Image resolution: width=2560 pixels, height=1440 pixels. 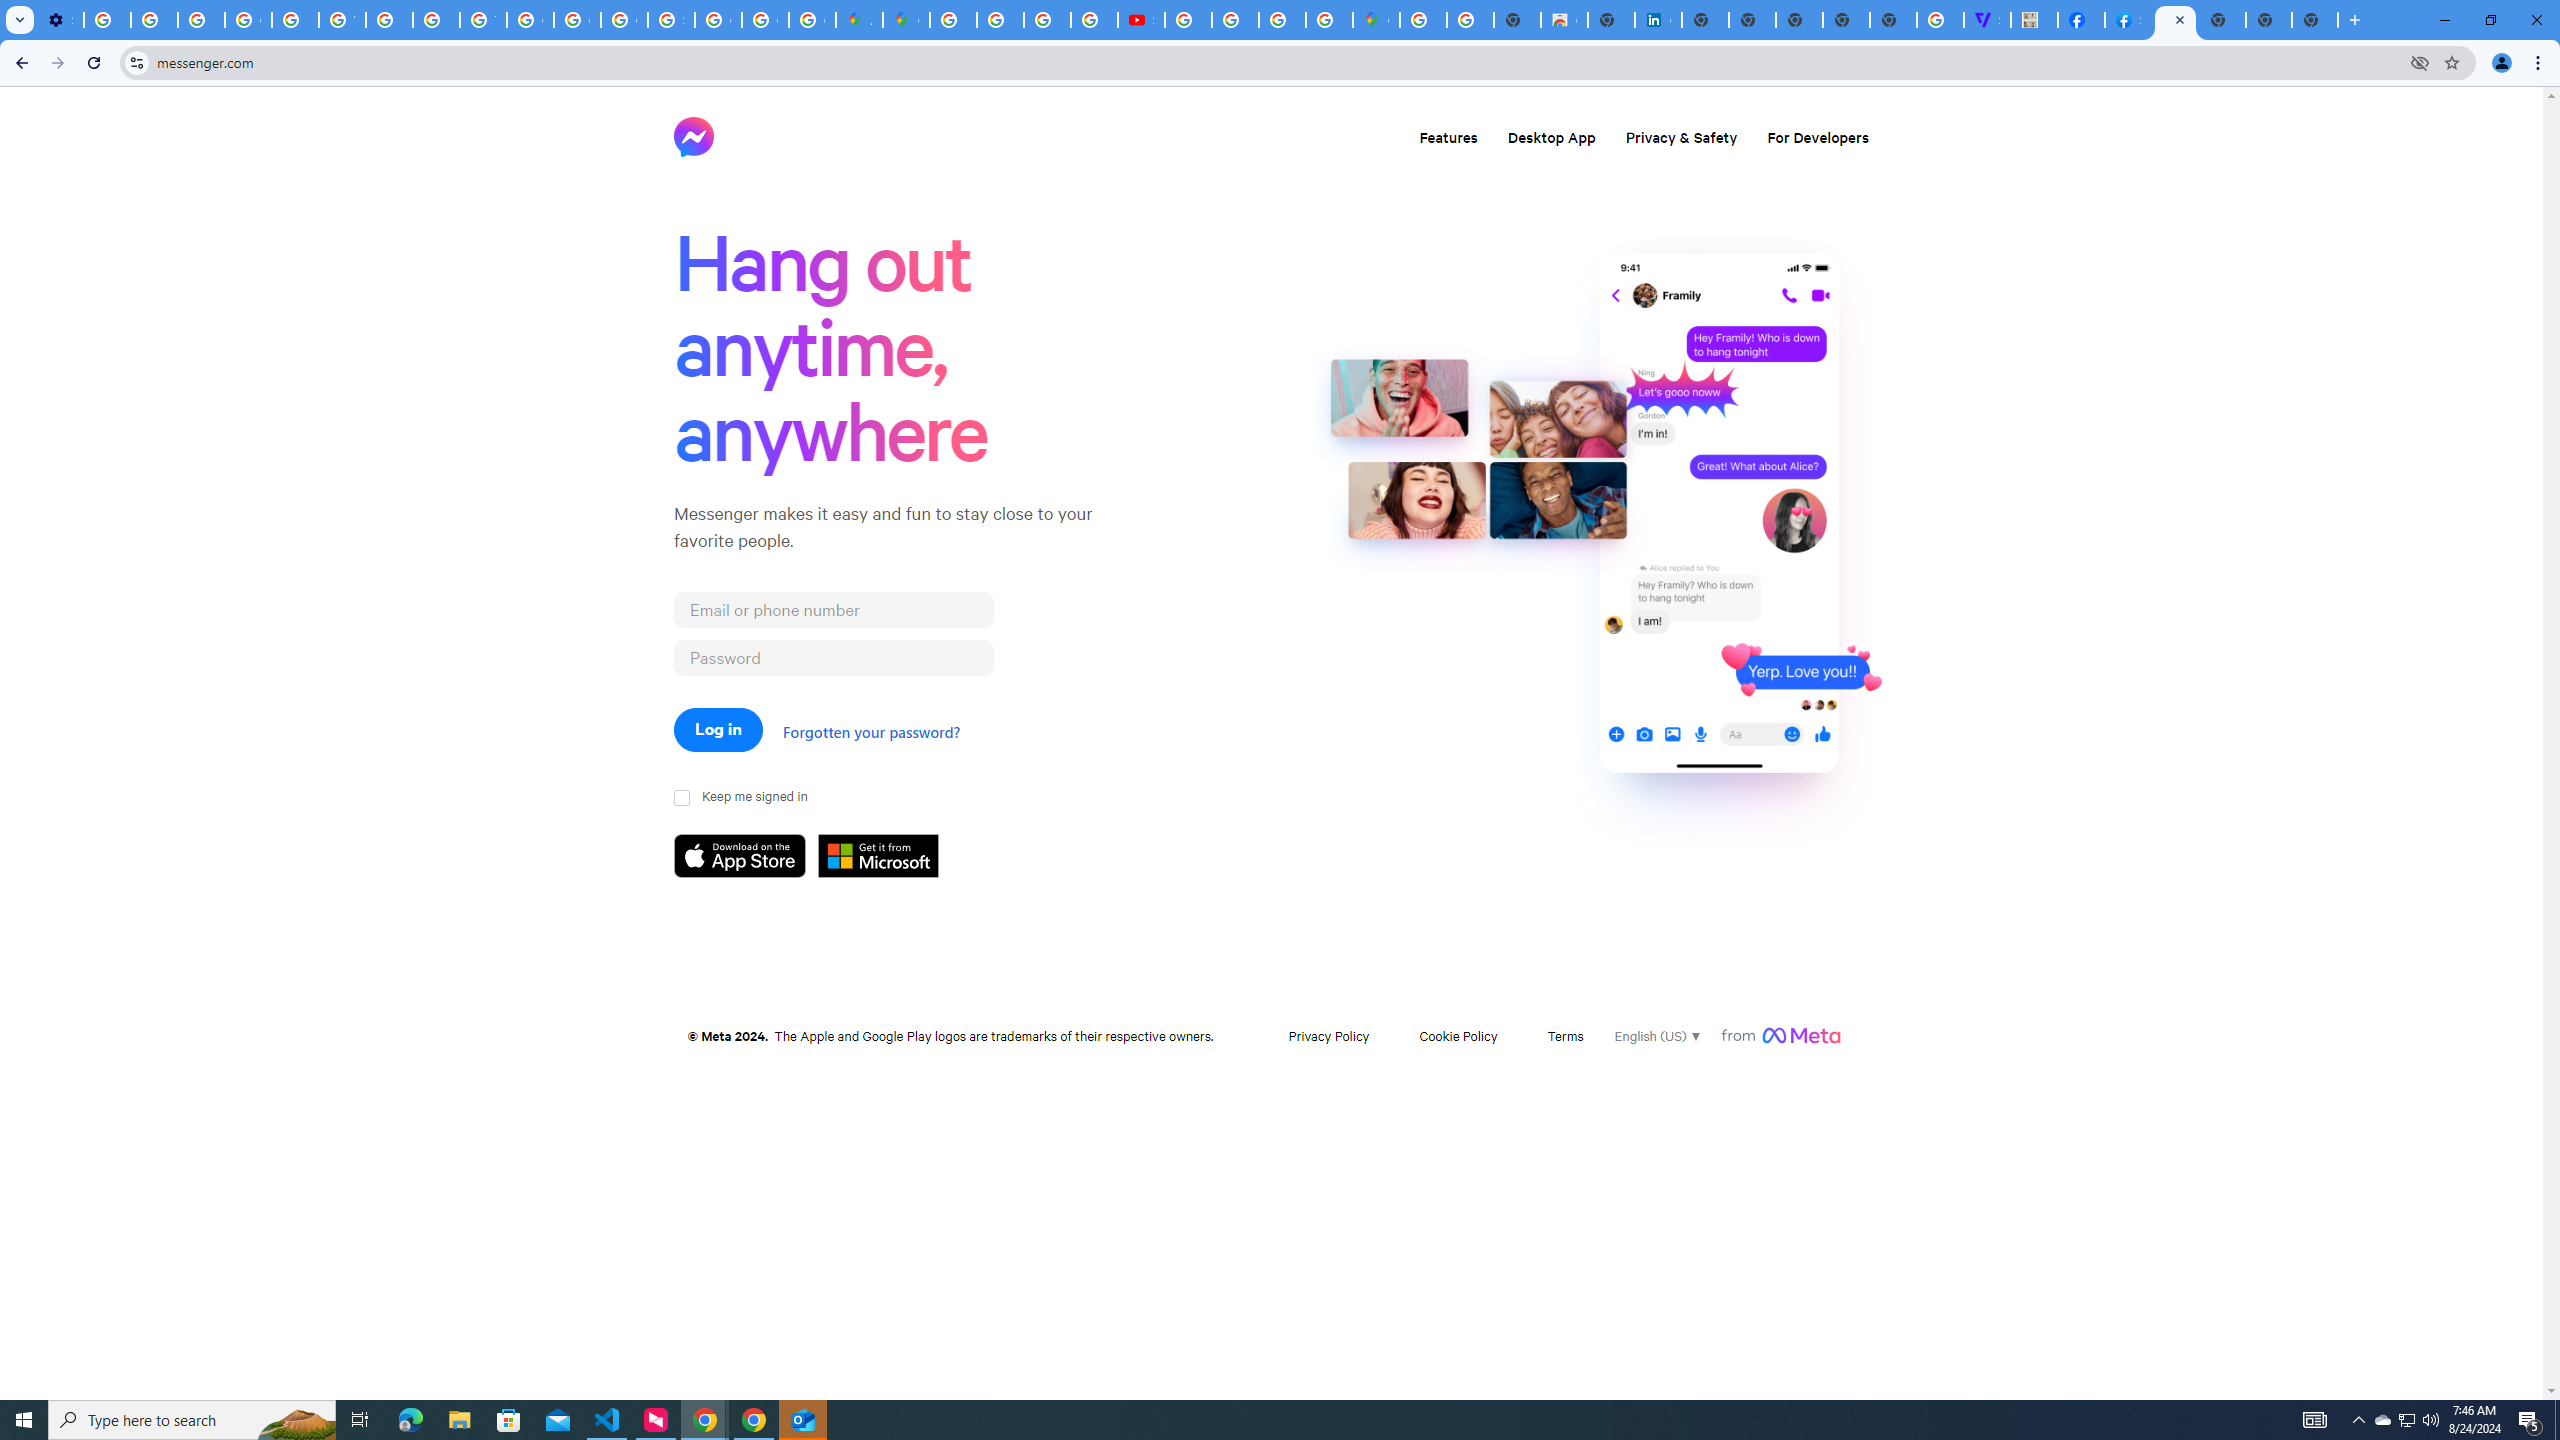 I want to click on 'Features', so click(x=1447, y=135).